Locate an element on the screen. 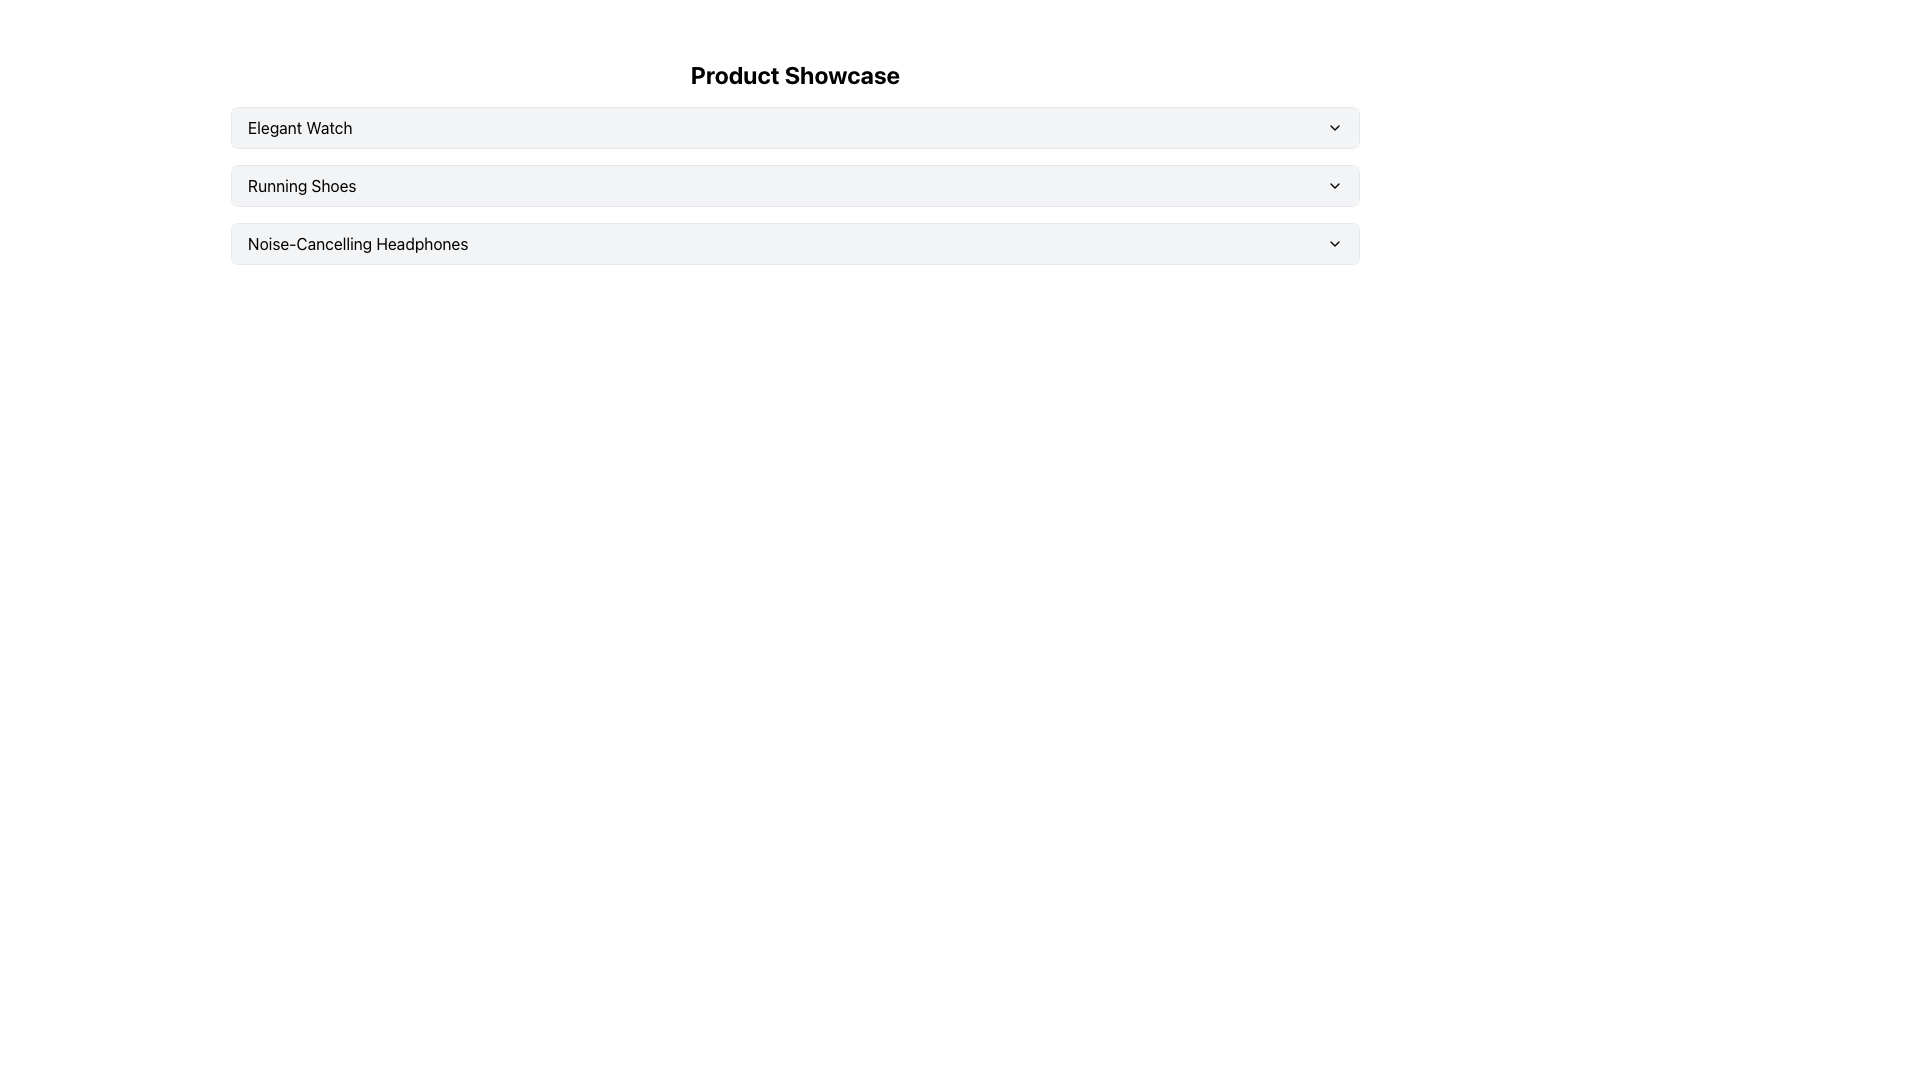 This screenshot has height=1080, width=1920. the icon located to the far right of the row containing the text 'Running Shoes' is located at coordinates (1334, 185).